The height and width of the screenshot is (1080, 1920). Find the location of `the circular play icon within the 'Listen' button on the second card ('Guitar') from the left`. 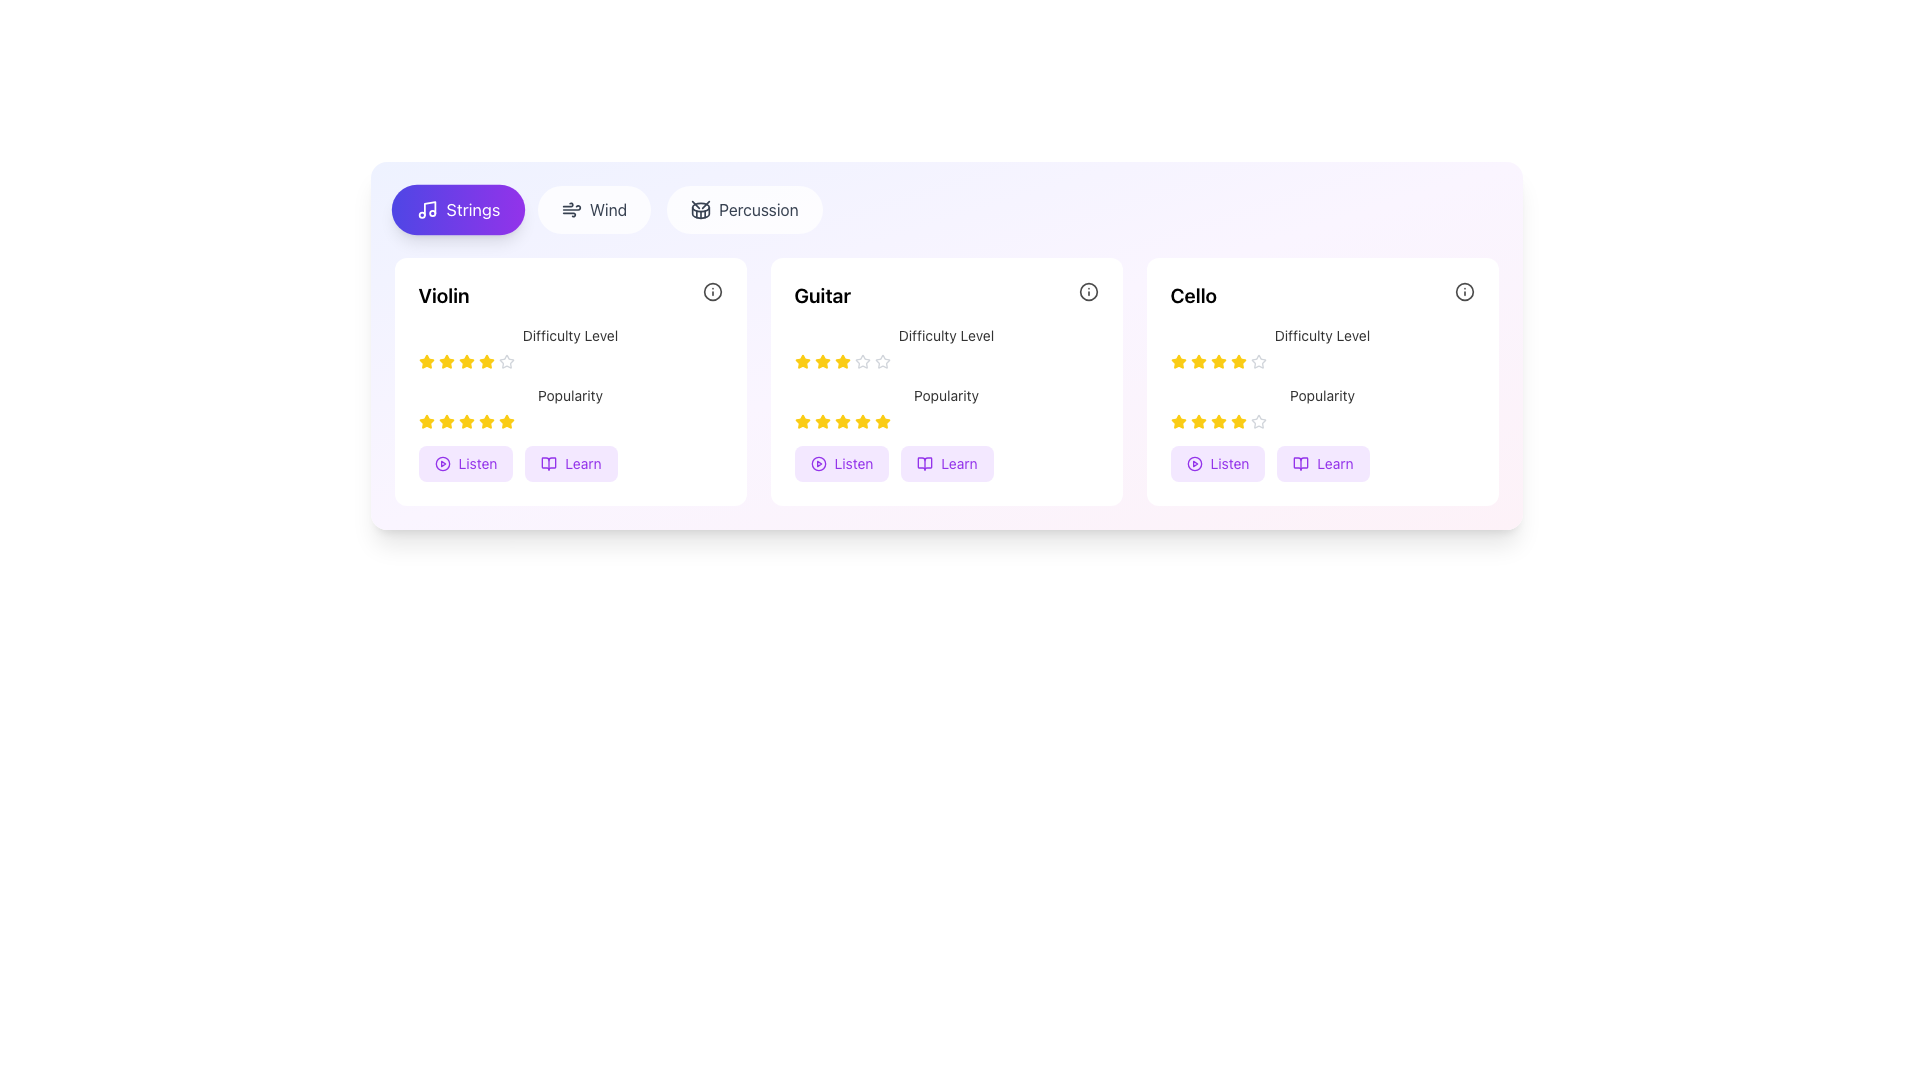

the circular play icon within the 'Listen' button on the second card ('Guitar') from the left is located at coordinates (818, 463).